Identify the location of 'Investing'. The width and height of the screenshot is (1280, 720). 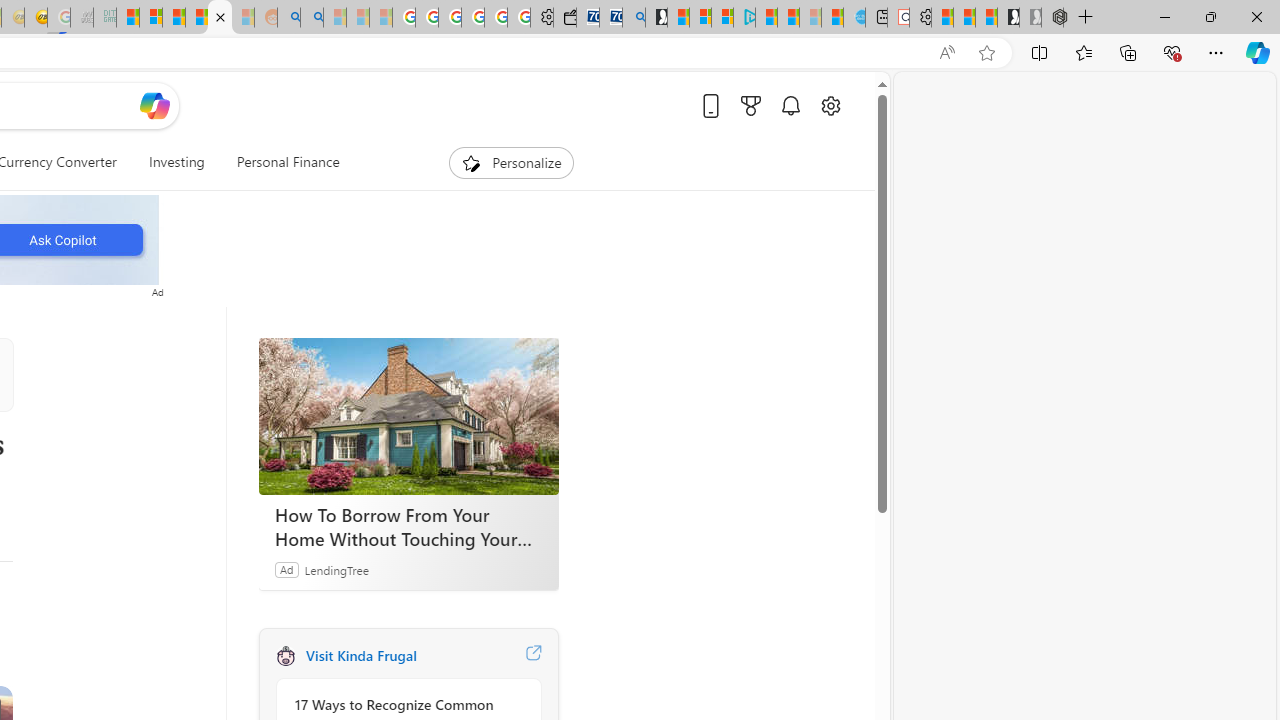
(176, 162).